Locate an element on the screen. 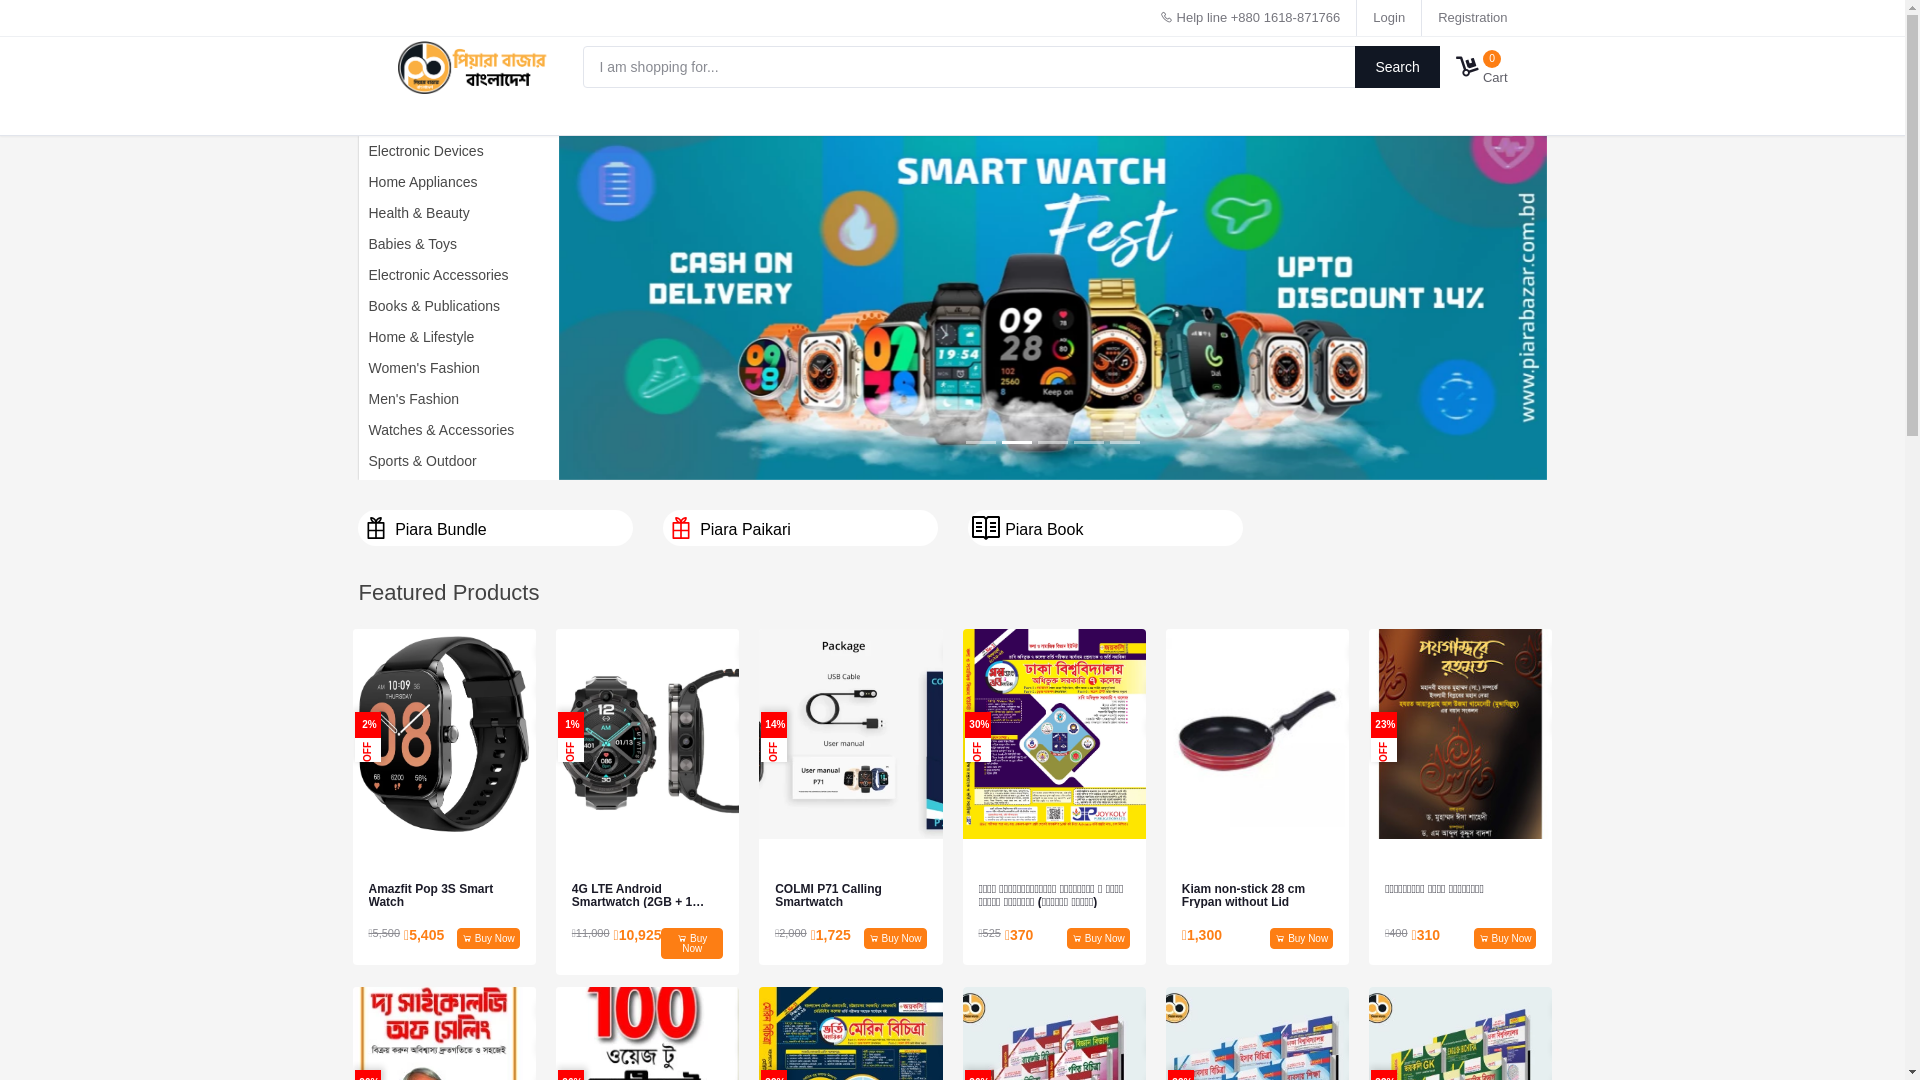  'Kiam non-stick 28 cm Frypan without Lid' is located at coordinates (1256, 894).